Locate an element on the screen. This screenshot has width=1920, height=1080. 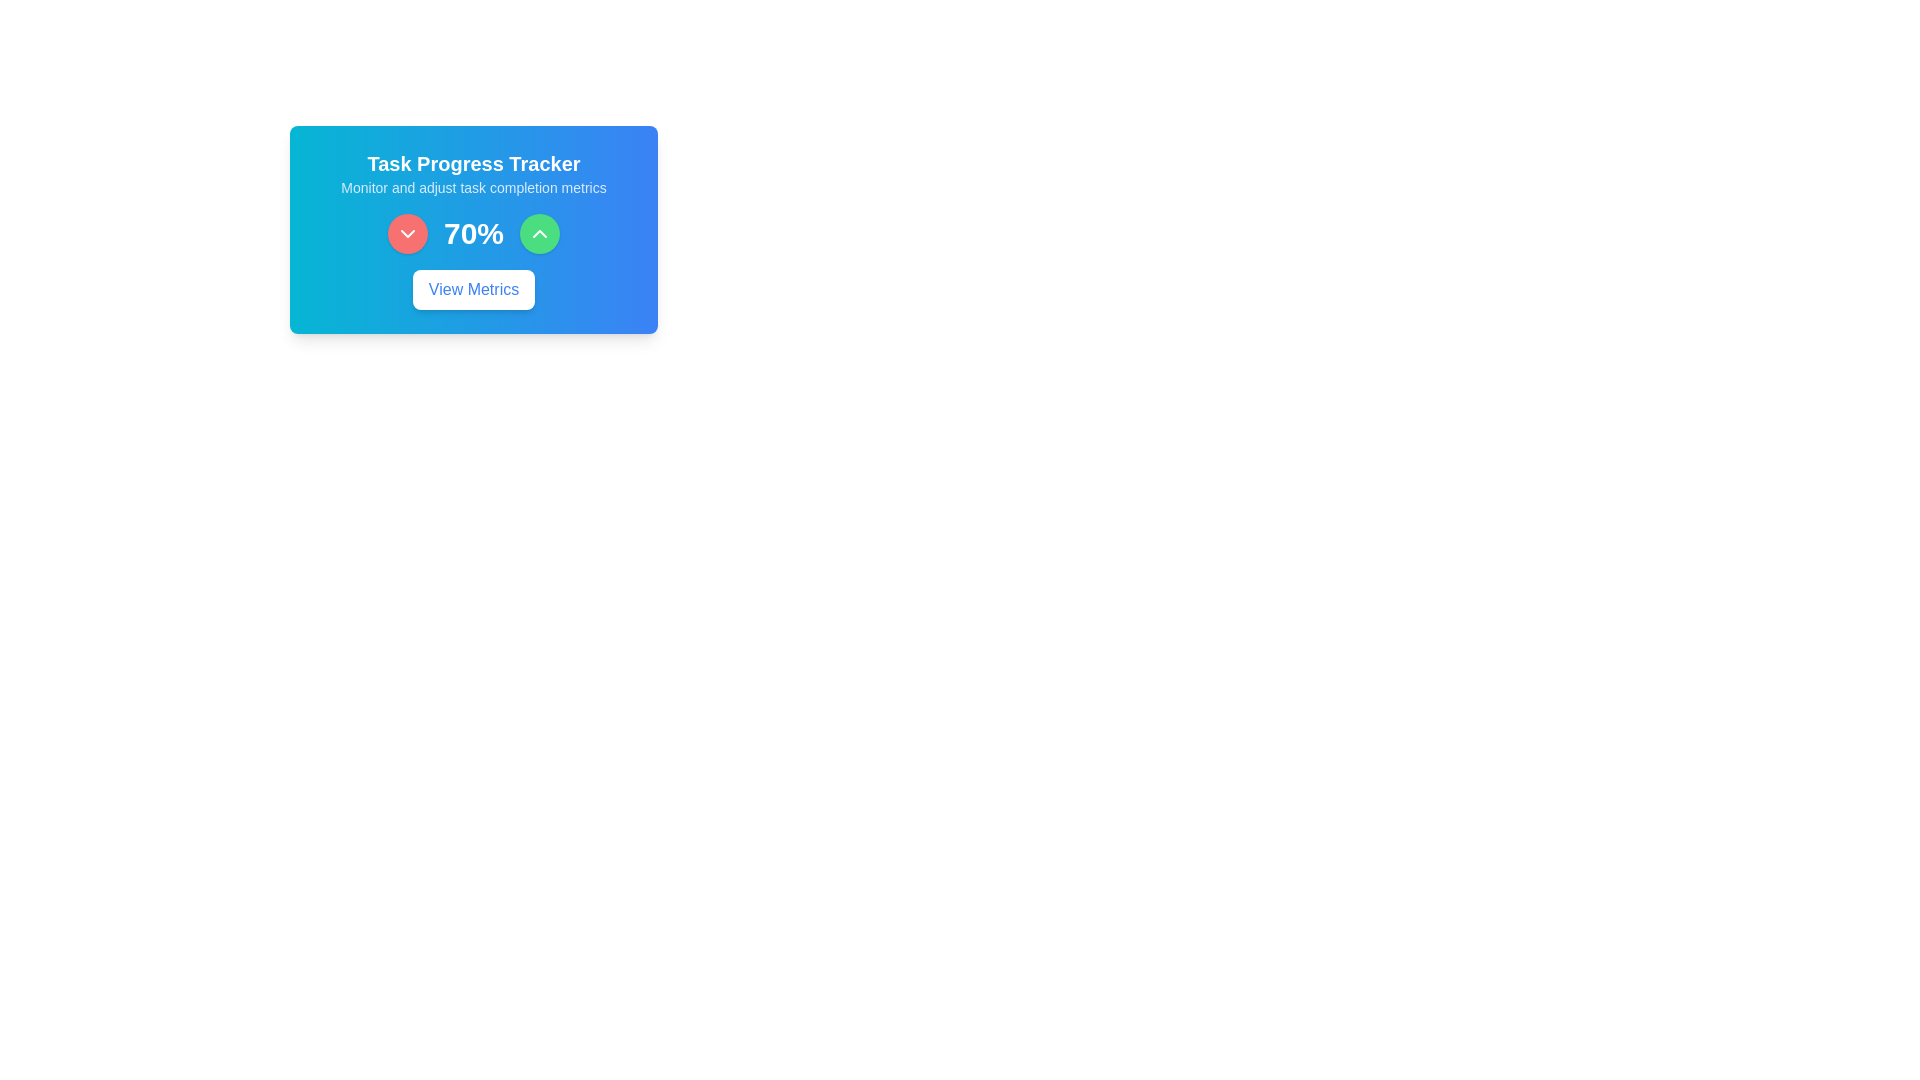
the 'View Metrics' button, which has a white background and blue text is located at coordinates (473, 289).